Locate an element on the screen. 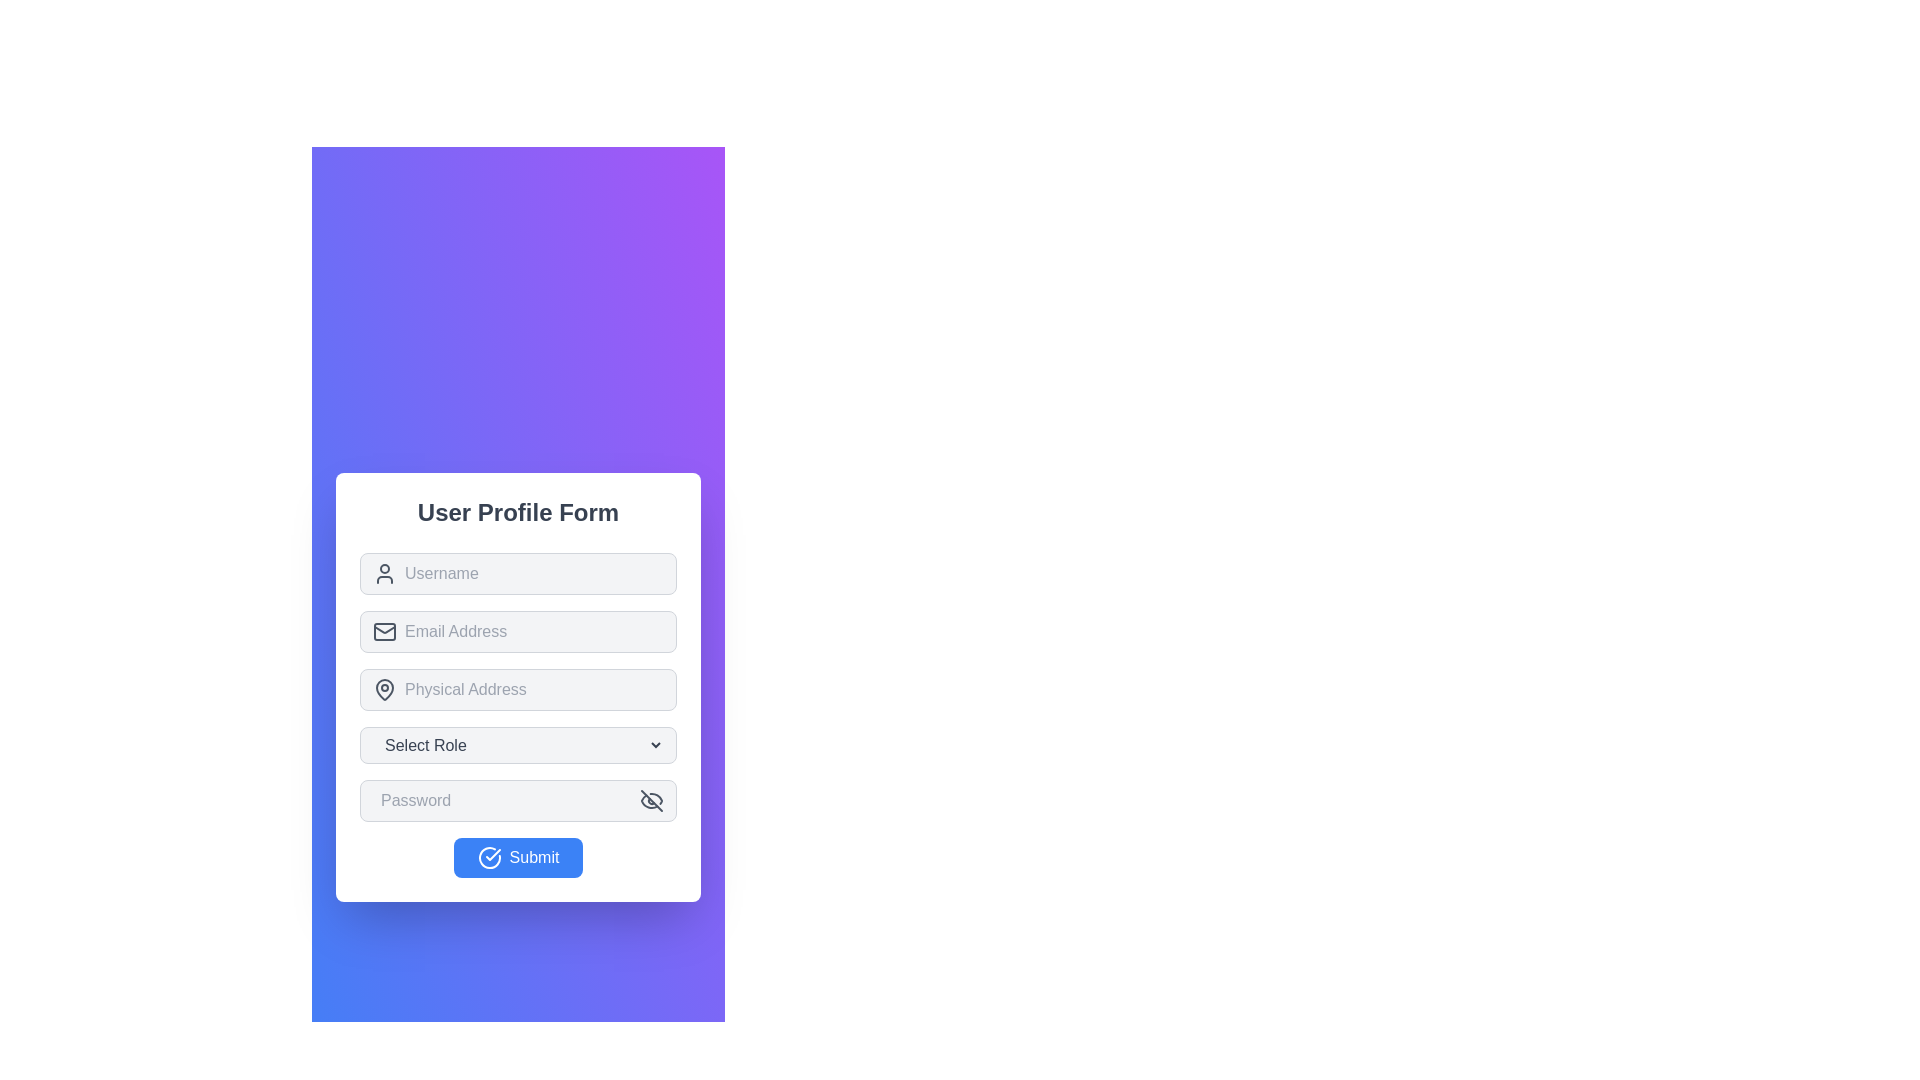 This screenshot has width=1920, height=1080. the dropdown menu for selecting a user role, located is located at coordinates (518, 744).